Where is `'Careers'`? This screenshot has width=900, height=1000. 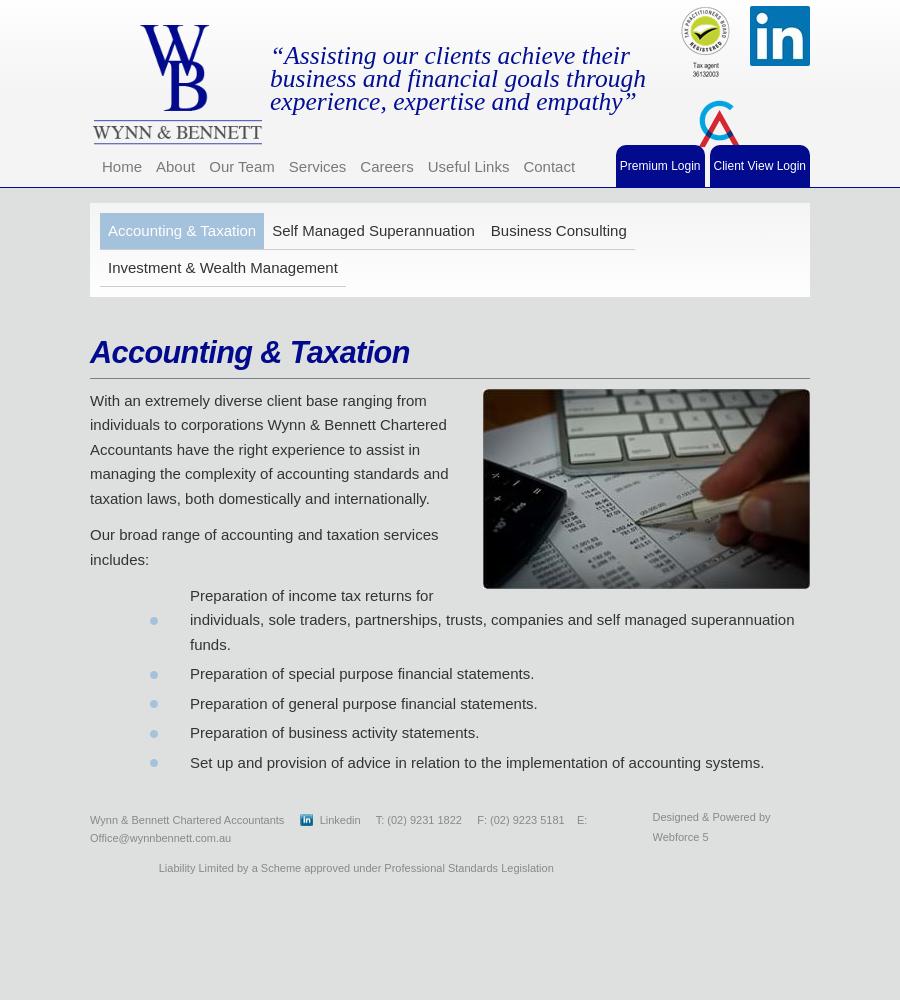
'Careers' is located at coordinates (386, 165).